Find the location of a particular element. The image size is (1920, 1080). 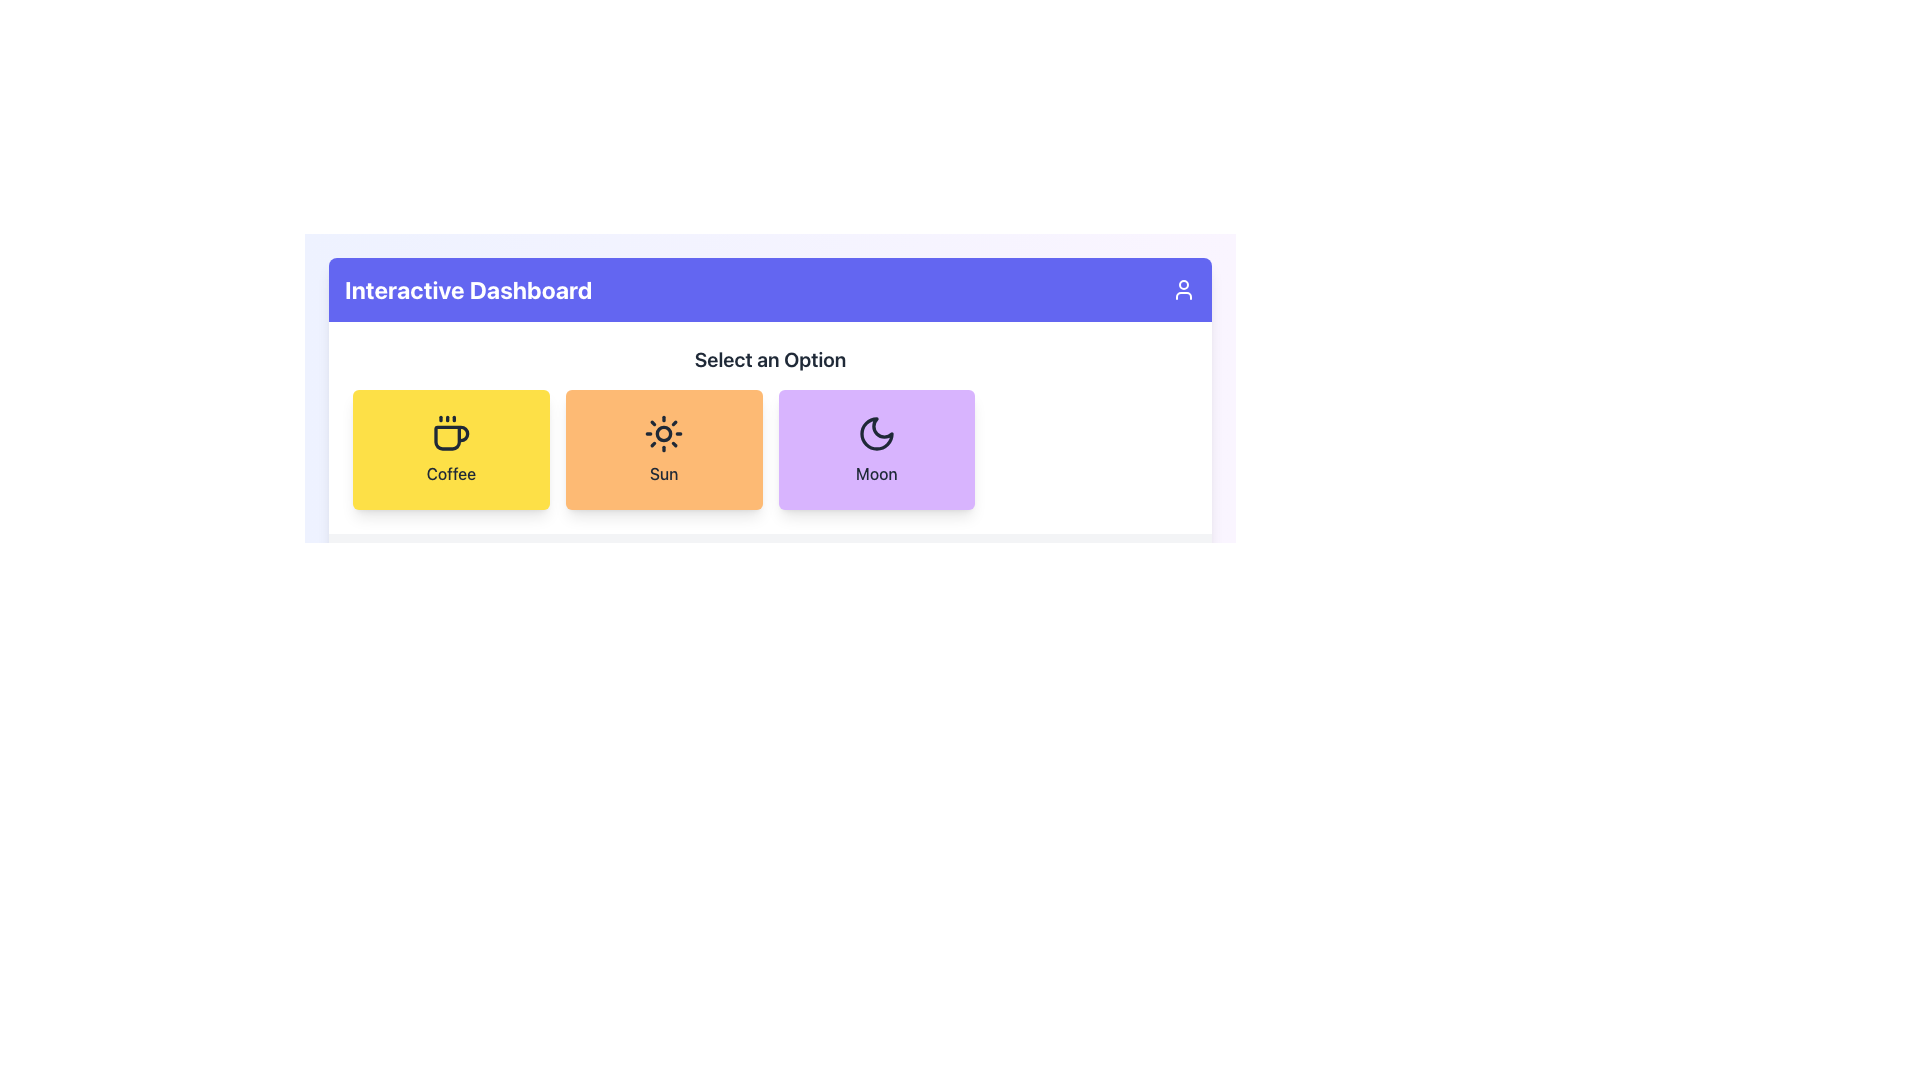

text content of the label that identifies the option as 'Coffee', located beneath the coffee cup icon in the leftmost yellow box is located at coordinates (450, 474).